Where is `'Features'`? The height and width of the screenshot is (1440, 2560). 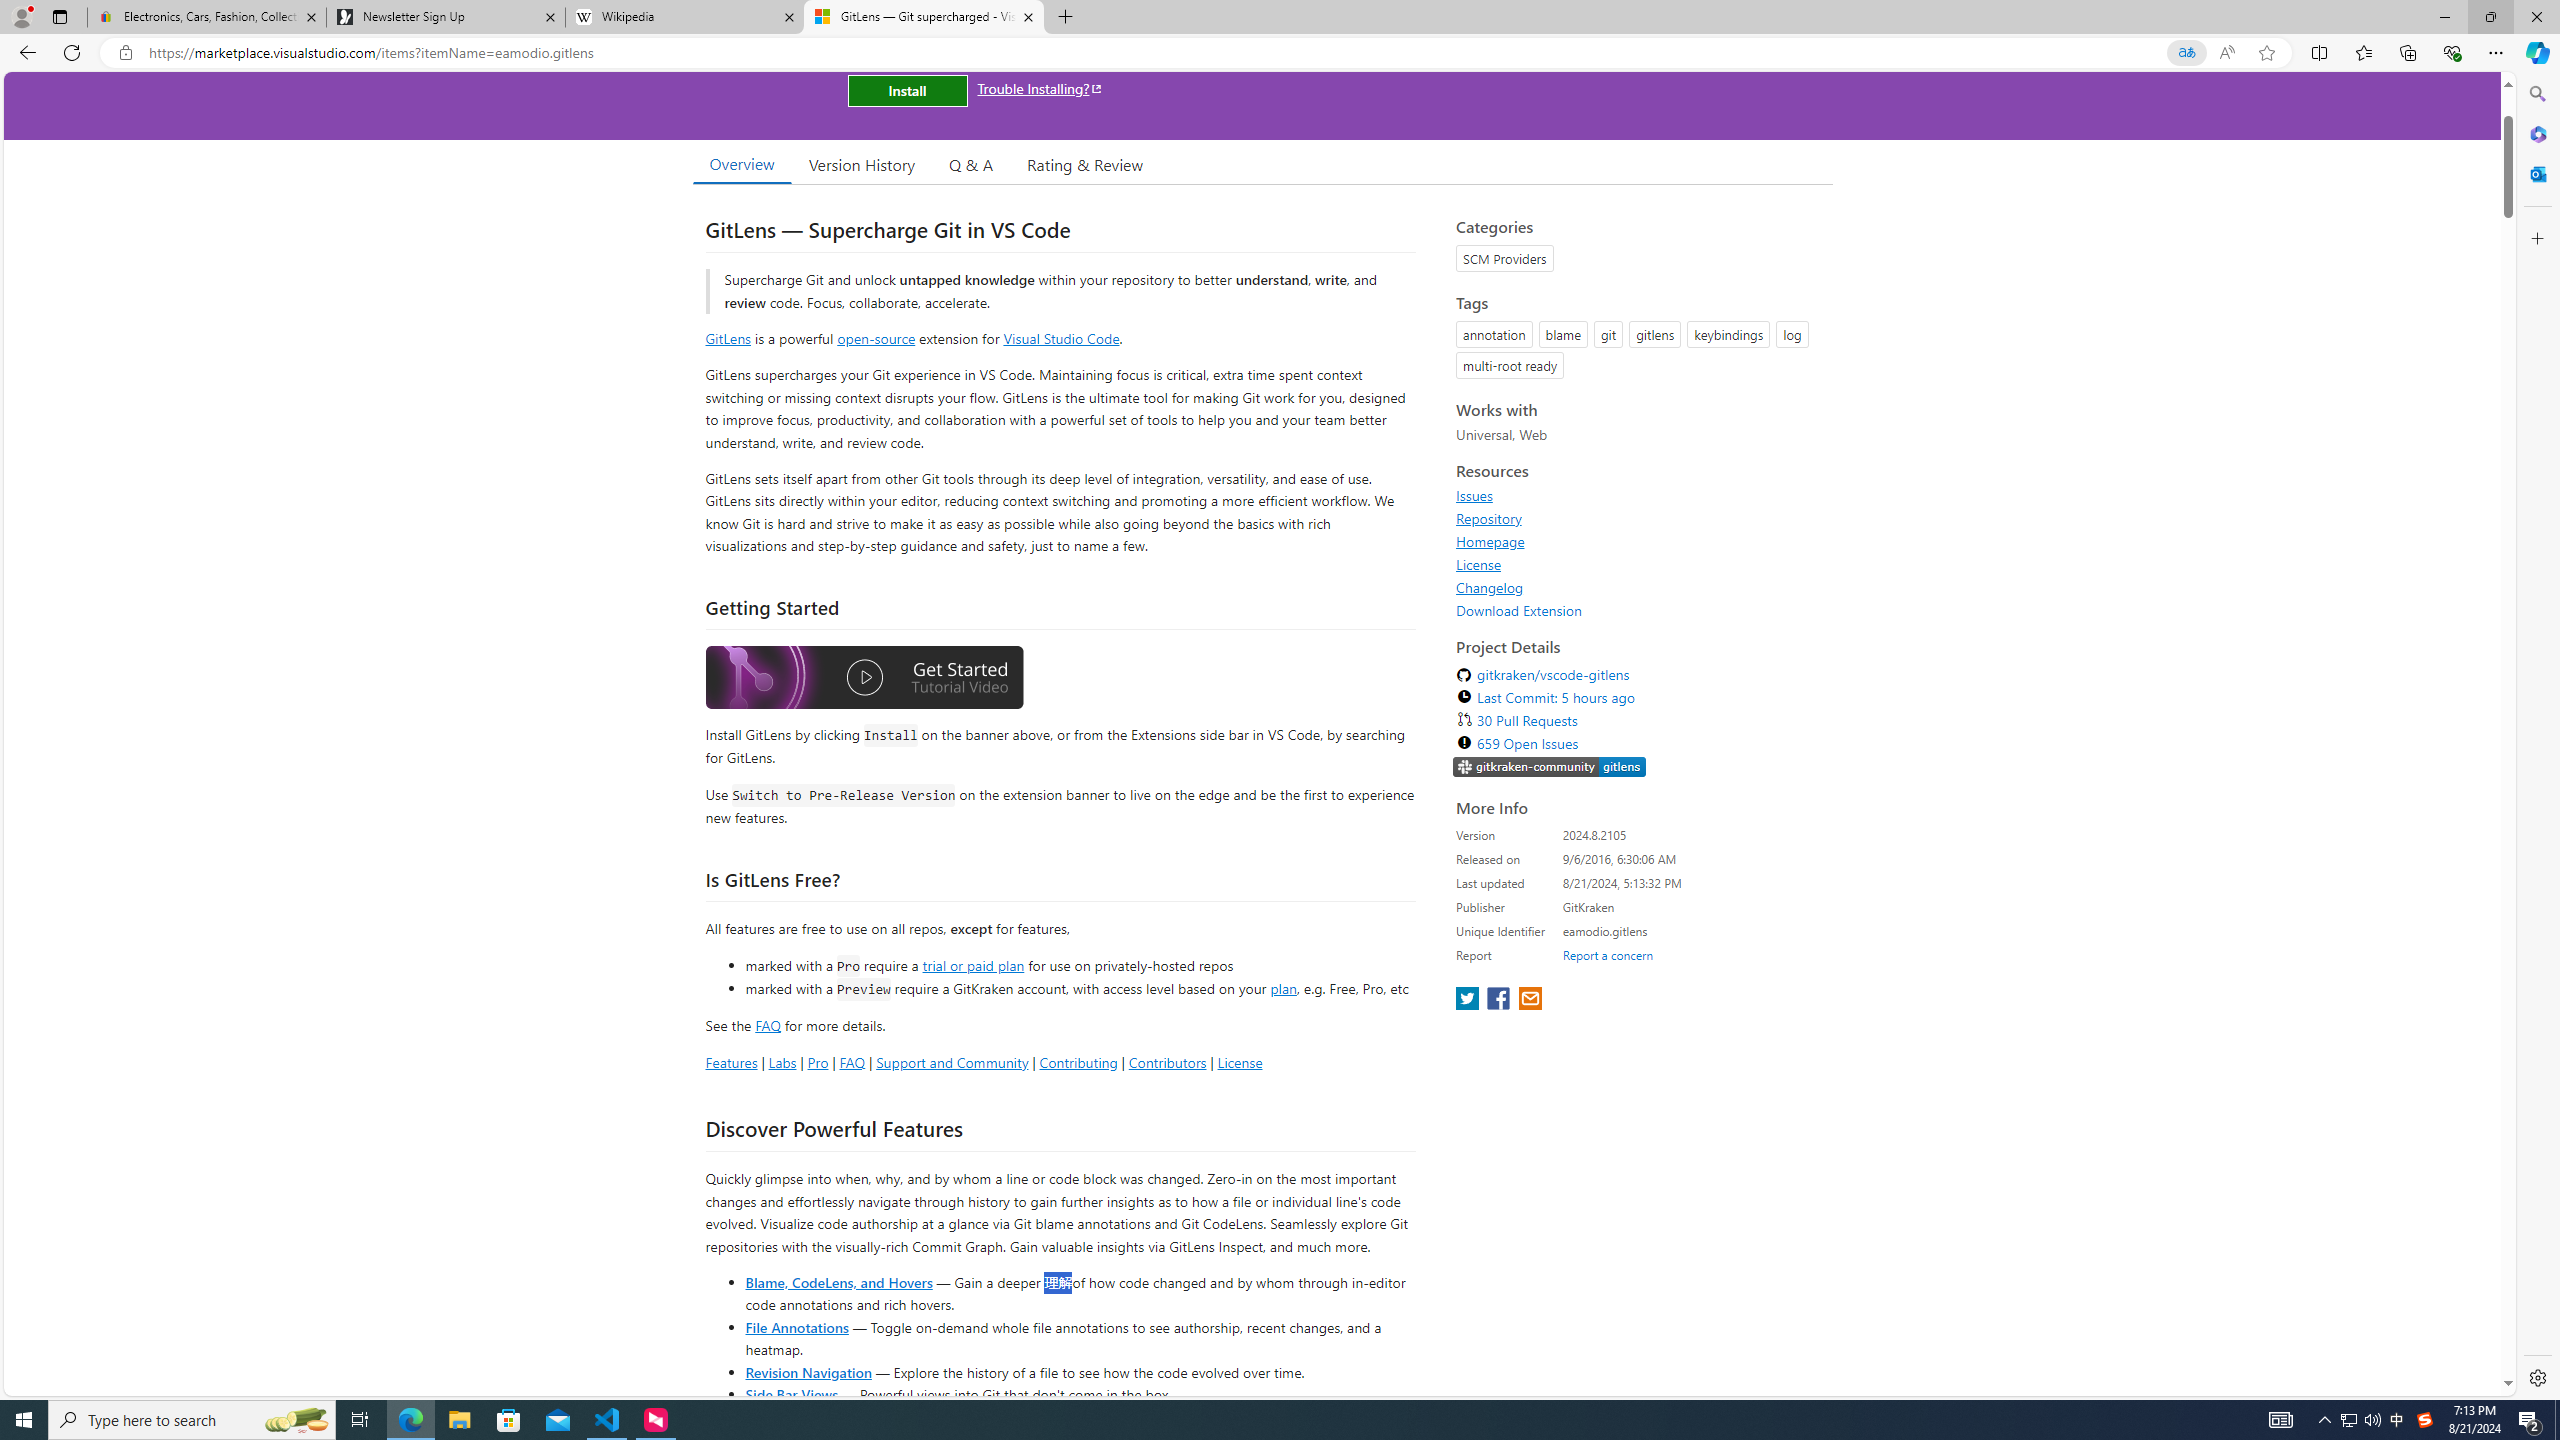
'Features' is located at coordinates (729, 1061).